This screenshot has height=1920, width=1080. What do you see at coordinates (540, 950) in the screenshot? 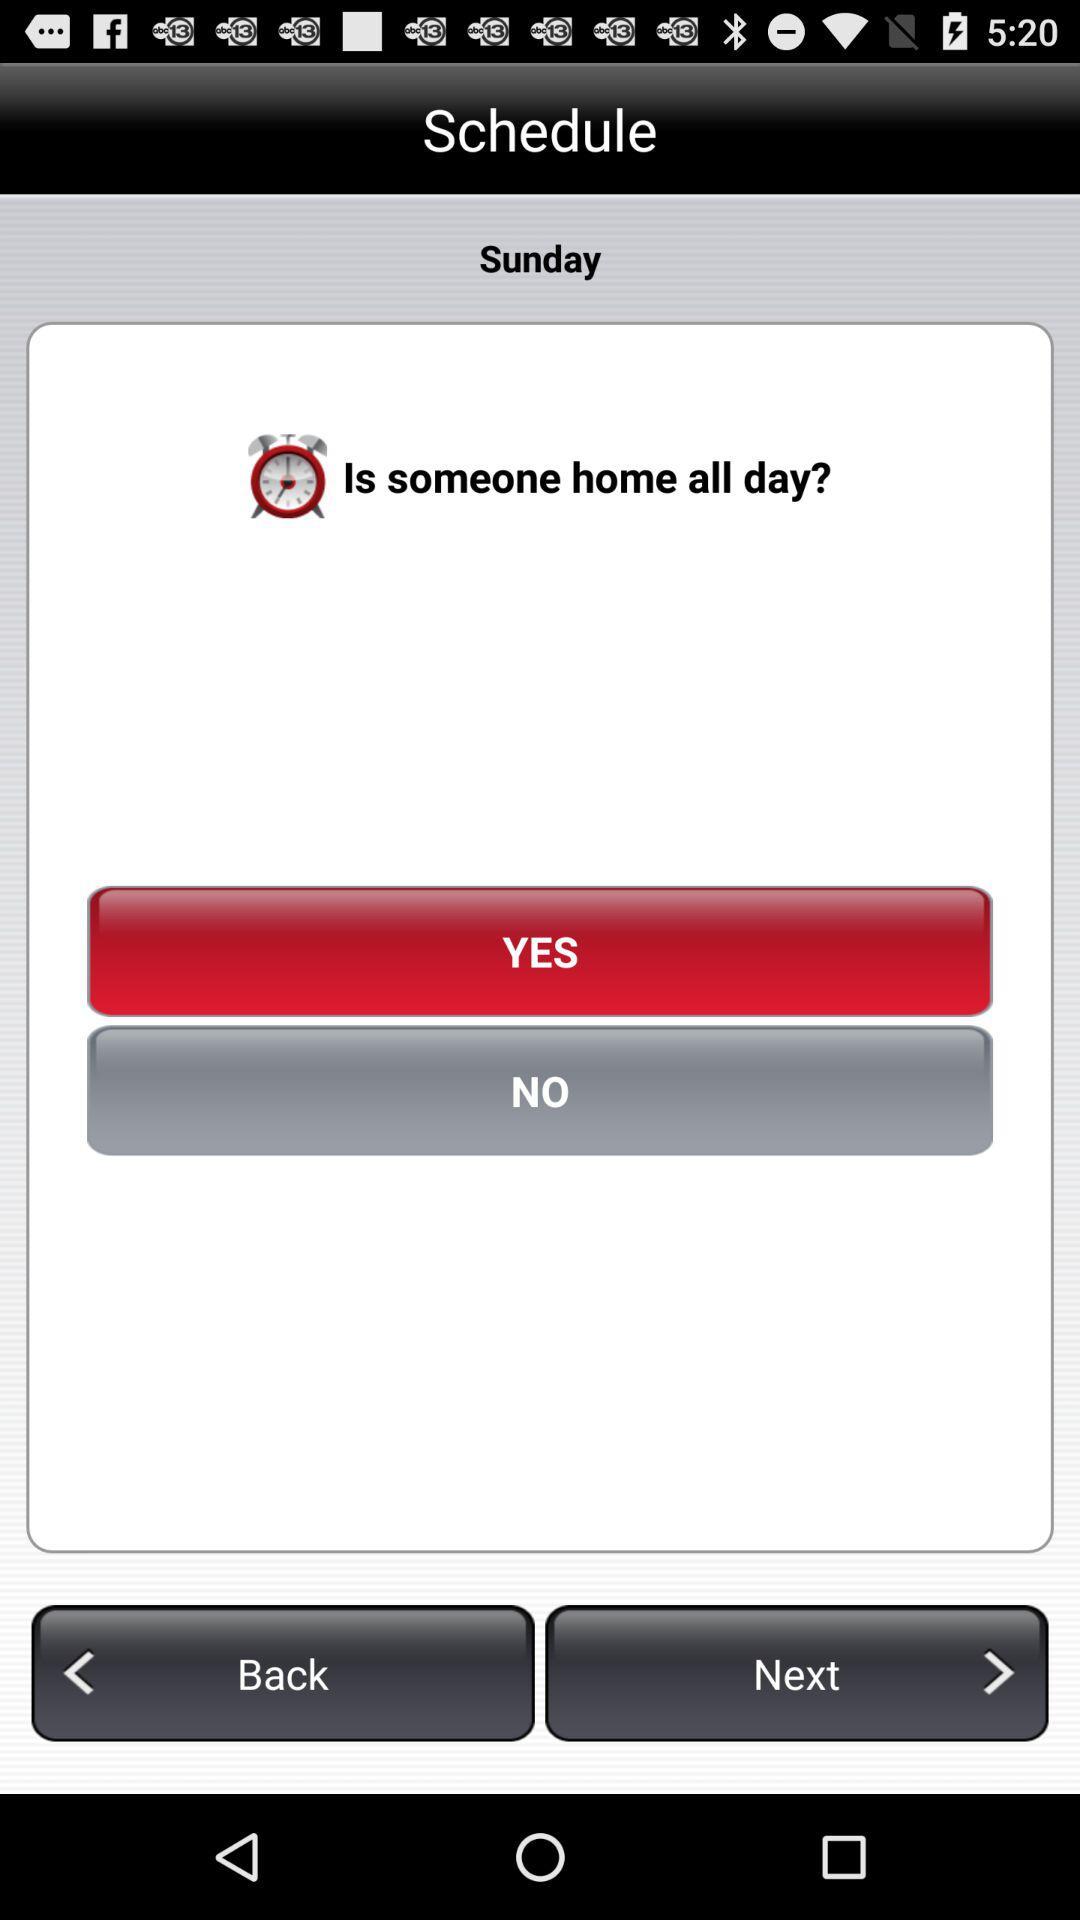
I see `the icon above no icon` at bounding box center [540, 950].